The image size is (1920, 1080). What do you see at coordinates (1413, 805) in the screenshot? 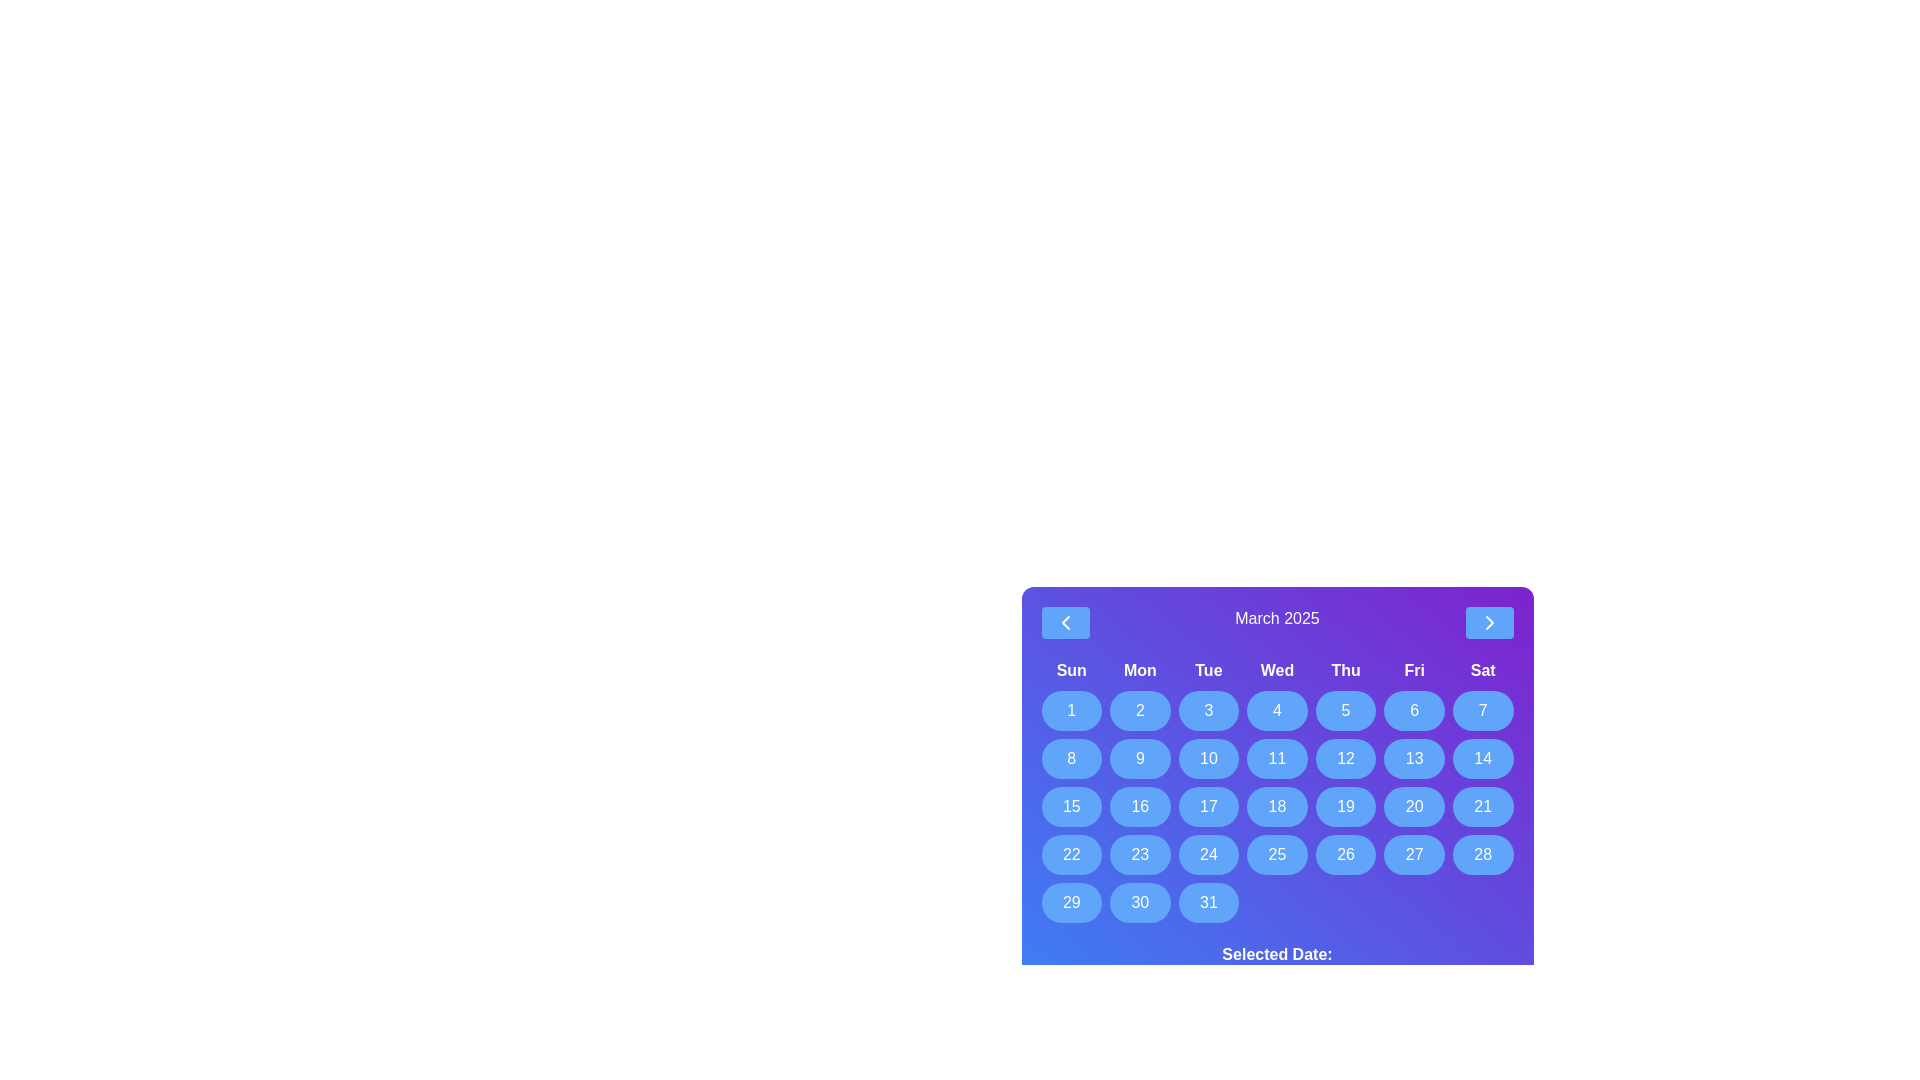
I see `the selectable date button for the date '20' in the calendar interface located in the sixth column under the 'Fri' header to change its background color` at bounding box center [1413, 805].